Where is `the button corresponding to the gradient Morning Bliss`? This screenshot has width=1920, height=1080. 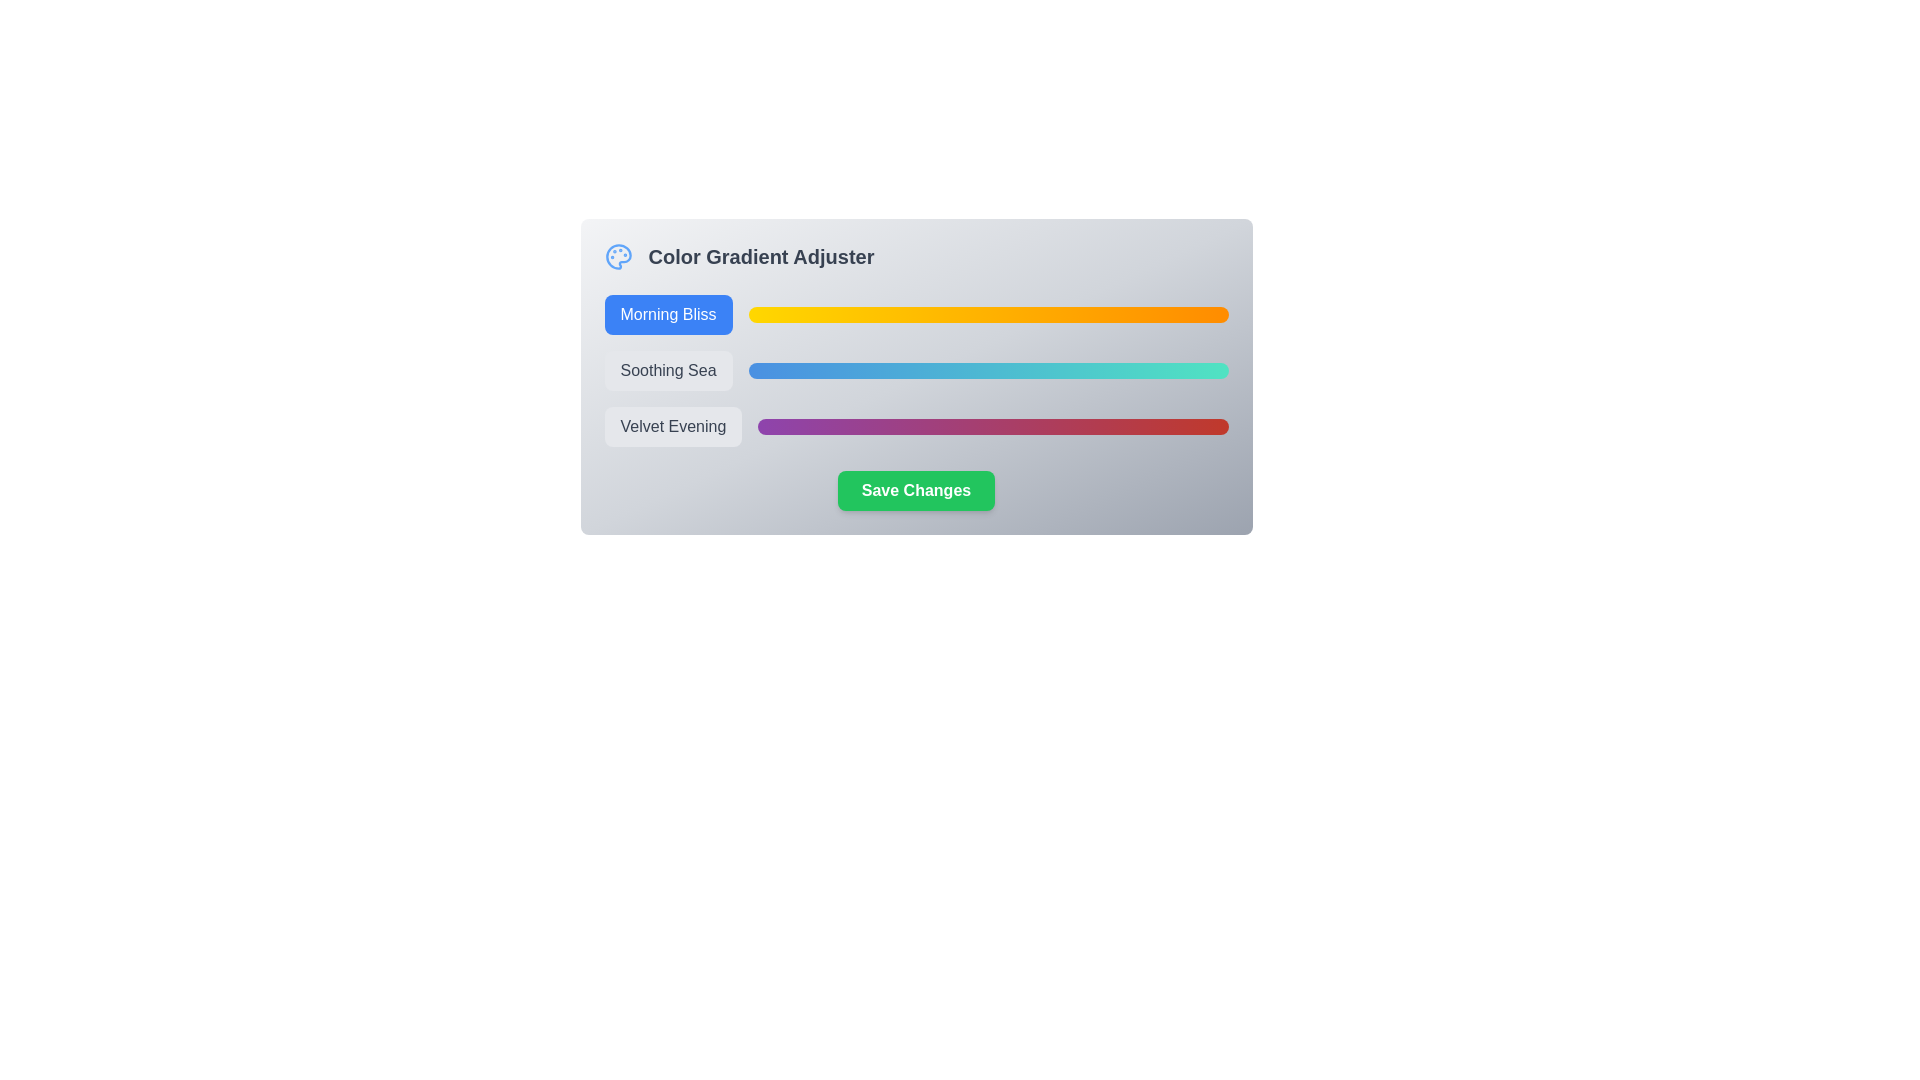 the button corresponding to the gradient Morning Bliss is located at coordinates (668, 315).